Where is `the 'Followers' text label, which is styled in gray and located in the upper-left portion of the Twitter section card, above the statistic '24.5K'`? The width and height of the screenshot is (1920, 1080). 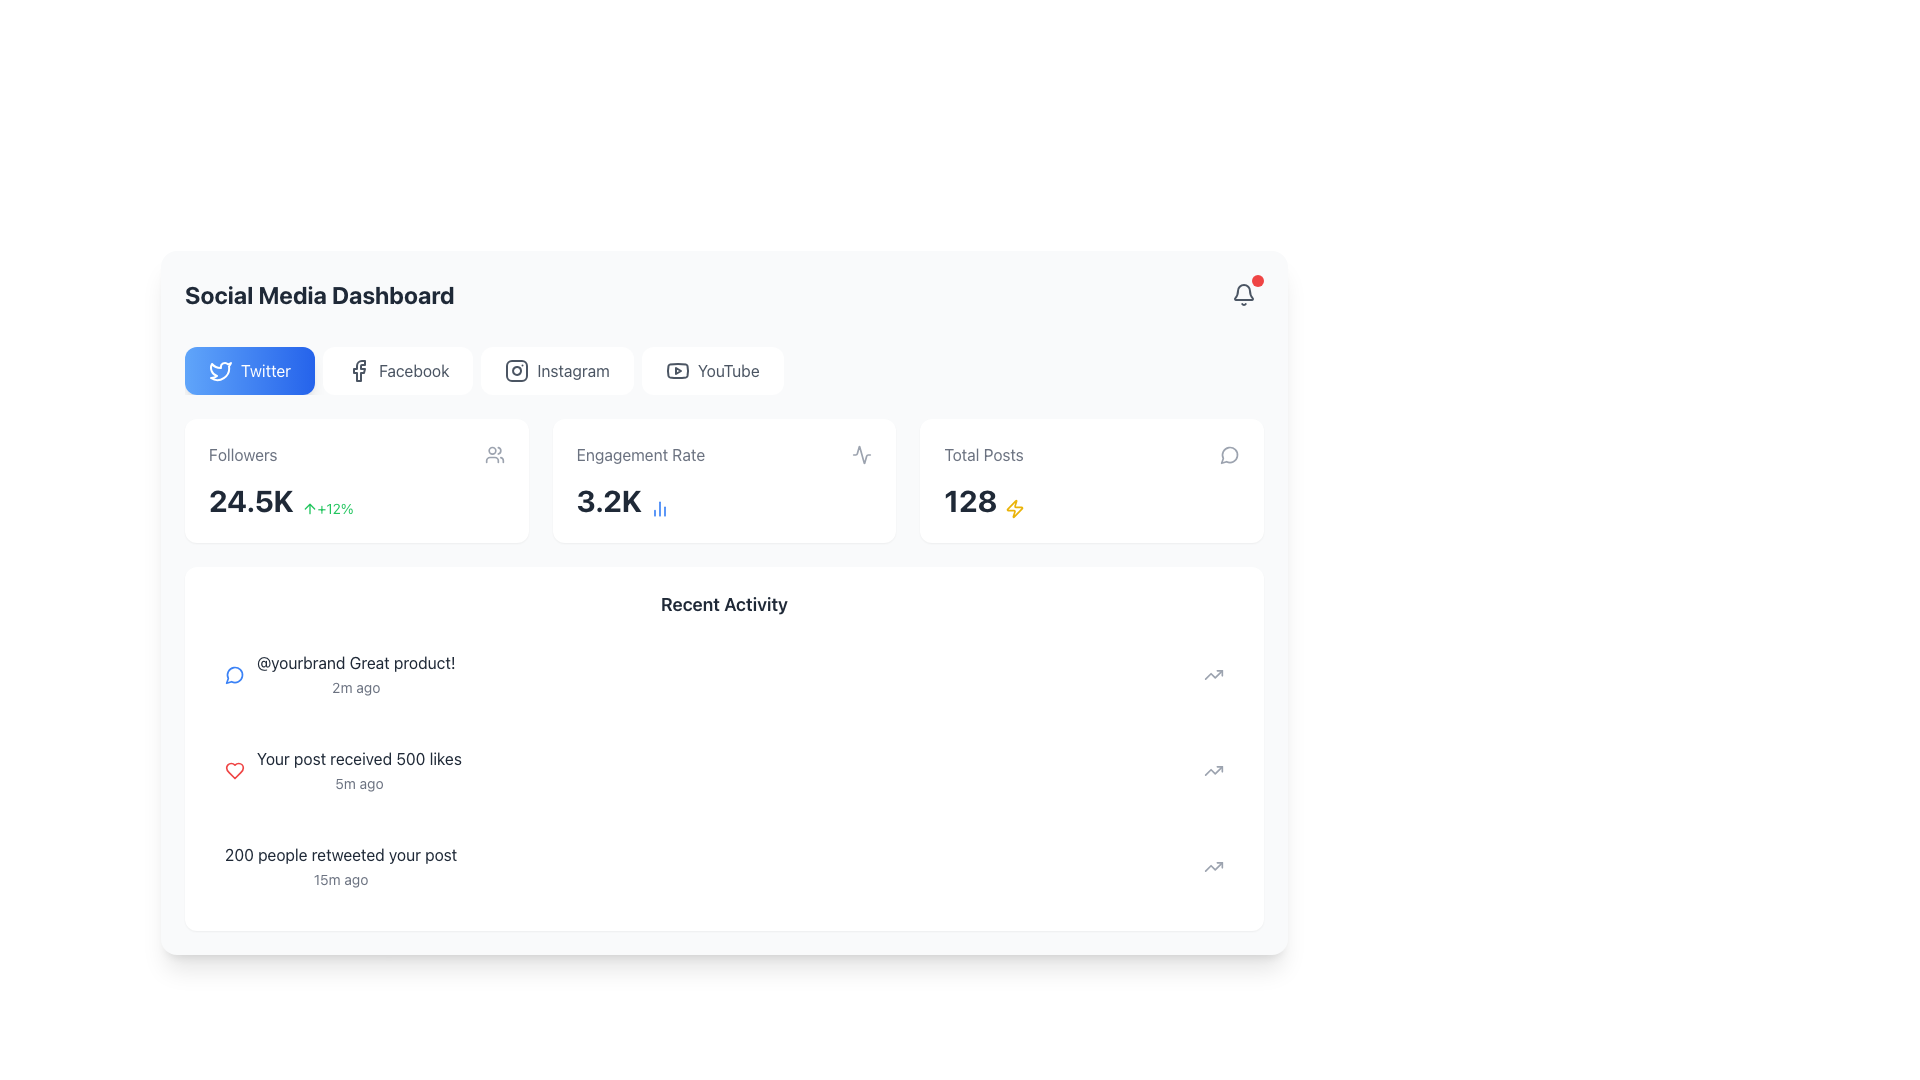 the 'Followers' text label, which is styled in gray and located in the upper-left portion of the Twitter section card, above the statistic '24.5K' is located at coordinates (242, 455).